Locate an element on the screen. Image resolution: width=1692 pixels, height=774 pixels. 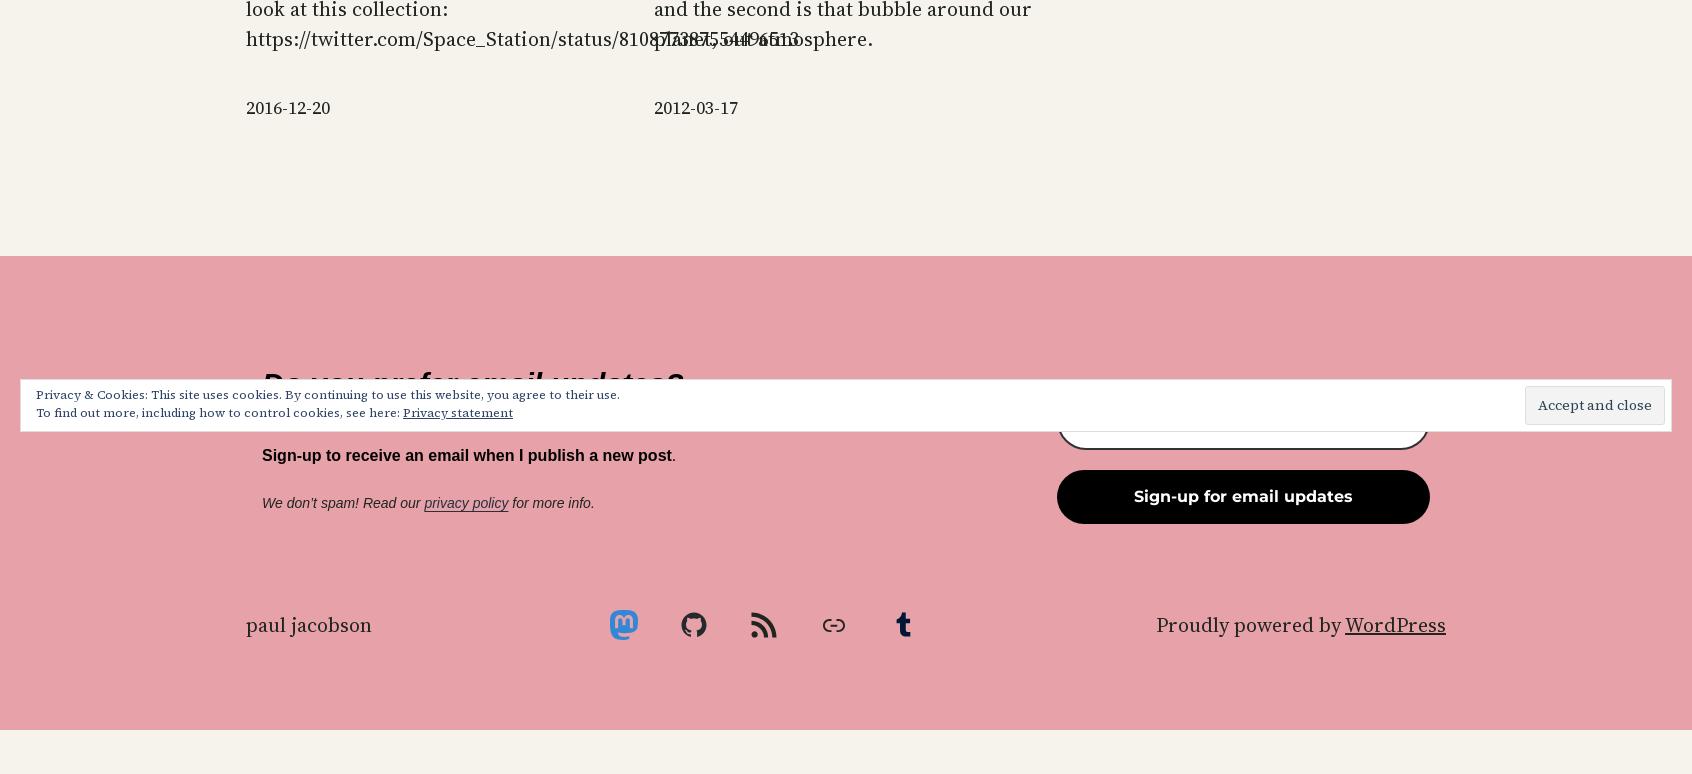
'2012-03-17' is located at coordinates (695, 107).